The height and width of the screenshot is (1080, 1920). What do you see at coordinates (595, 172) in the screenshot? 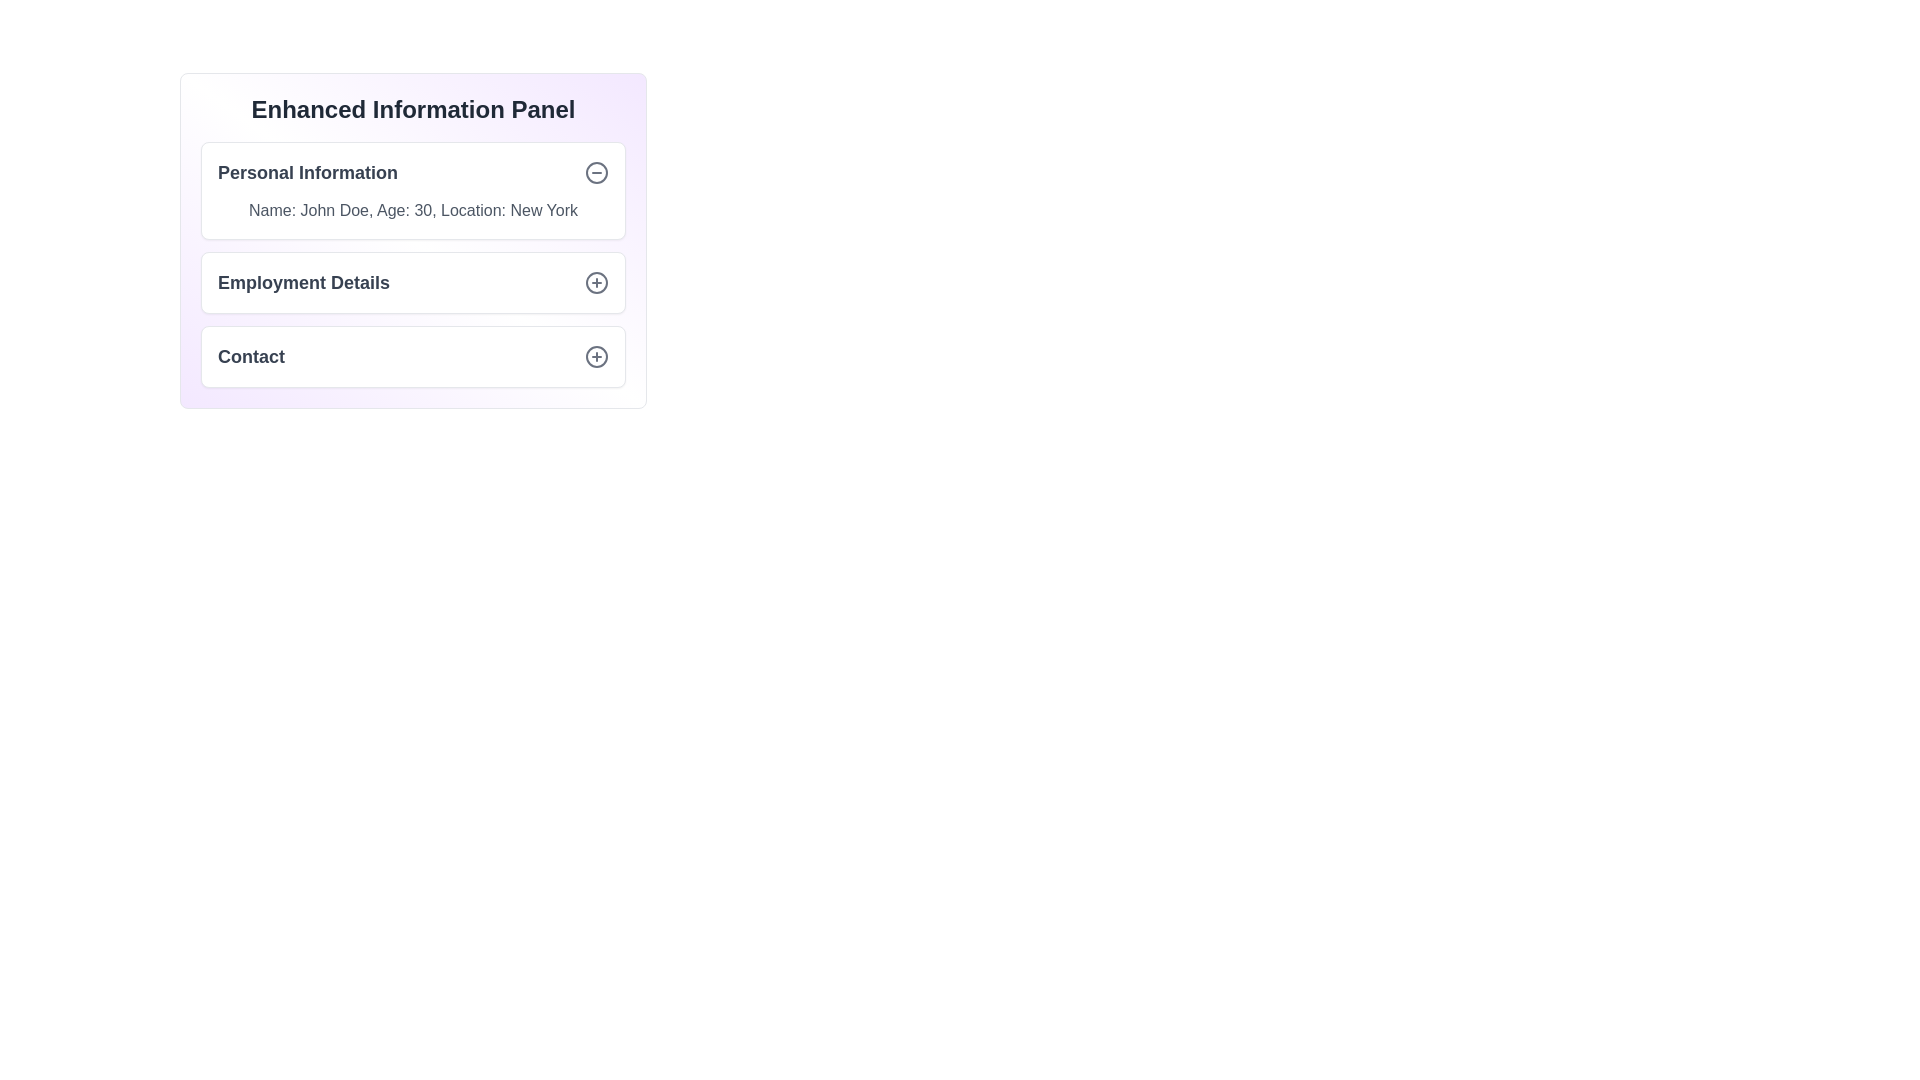
I see `the circular SVG graphical element featuring a minus sign, located to the right of the 'Personal Information' section header in the 'Enhanced Information Panel'` at bounding box center [595, 172].